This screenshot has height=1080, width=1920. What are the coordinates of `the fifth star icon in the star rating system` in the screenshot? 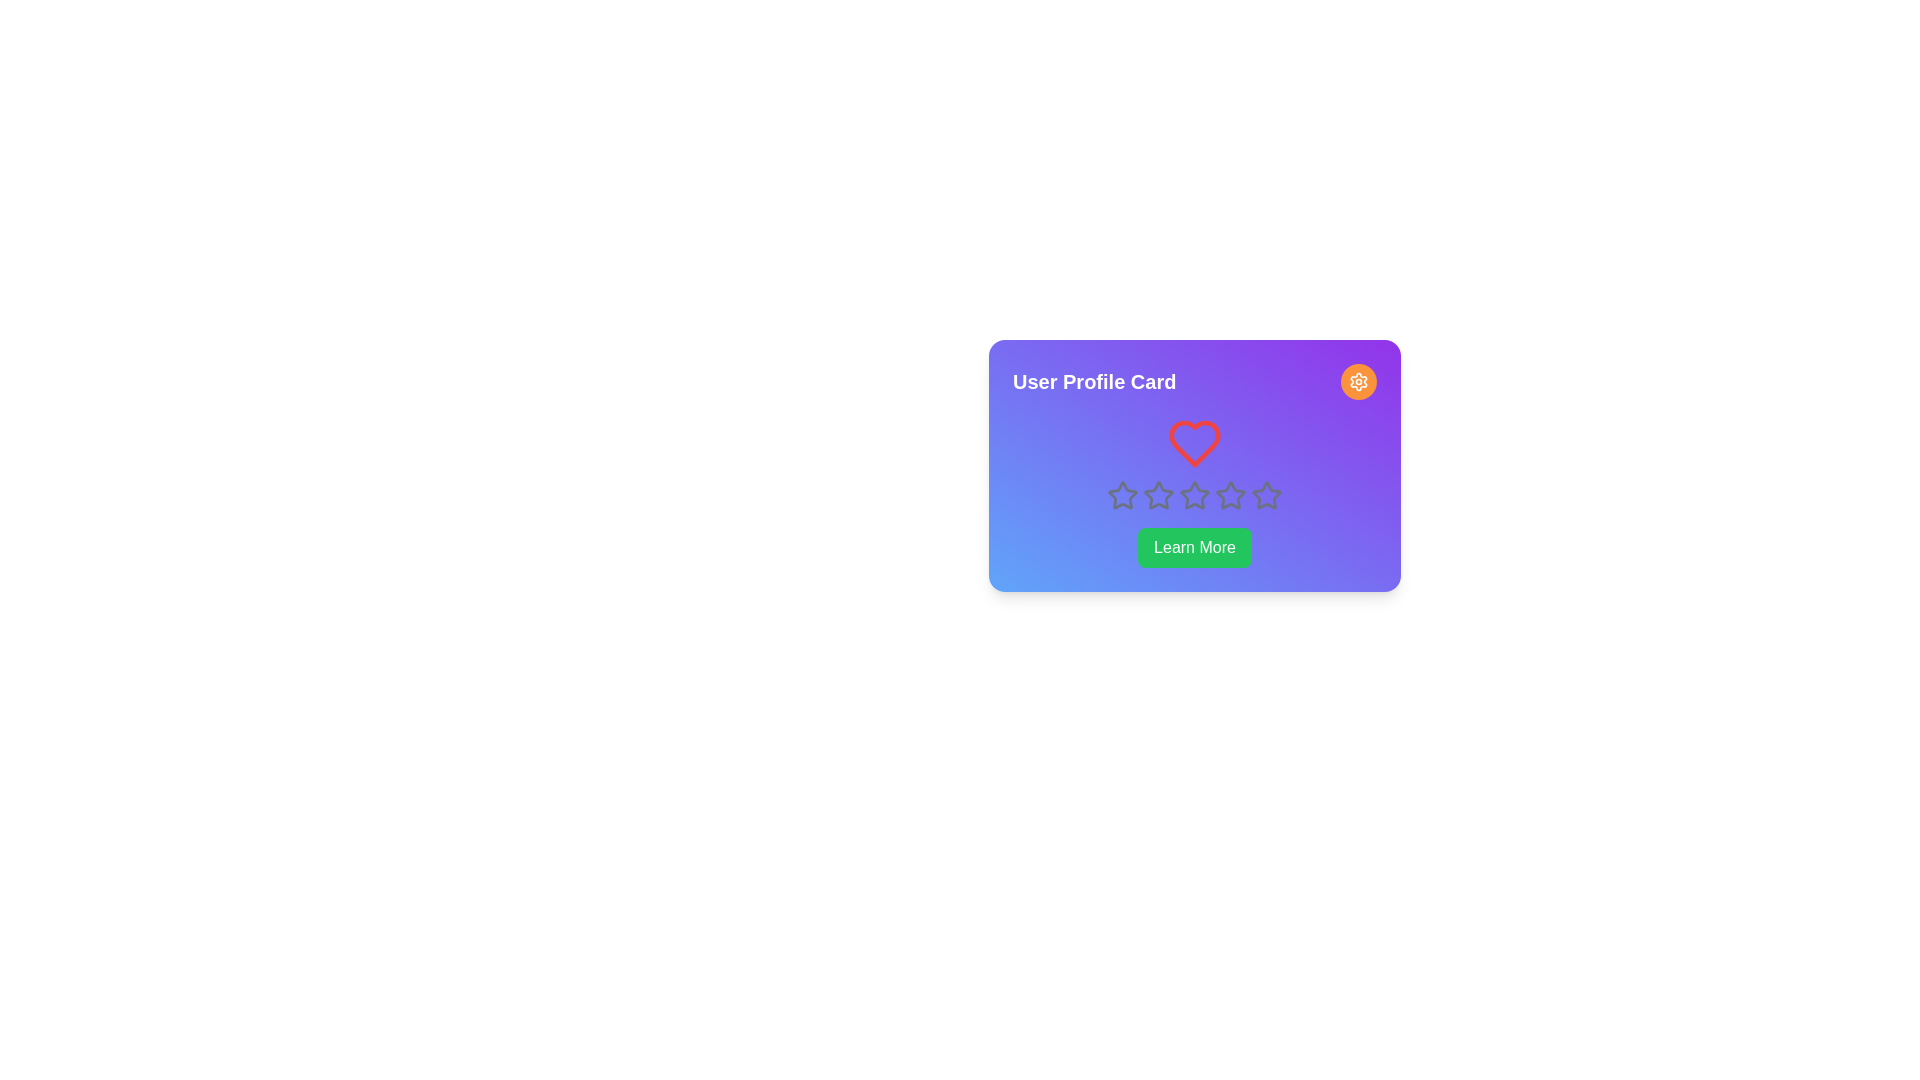 It's located at (1266, 495).